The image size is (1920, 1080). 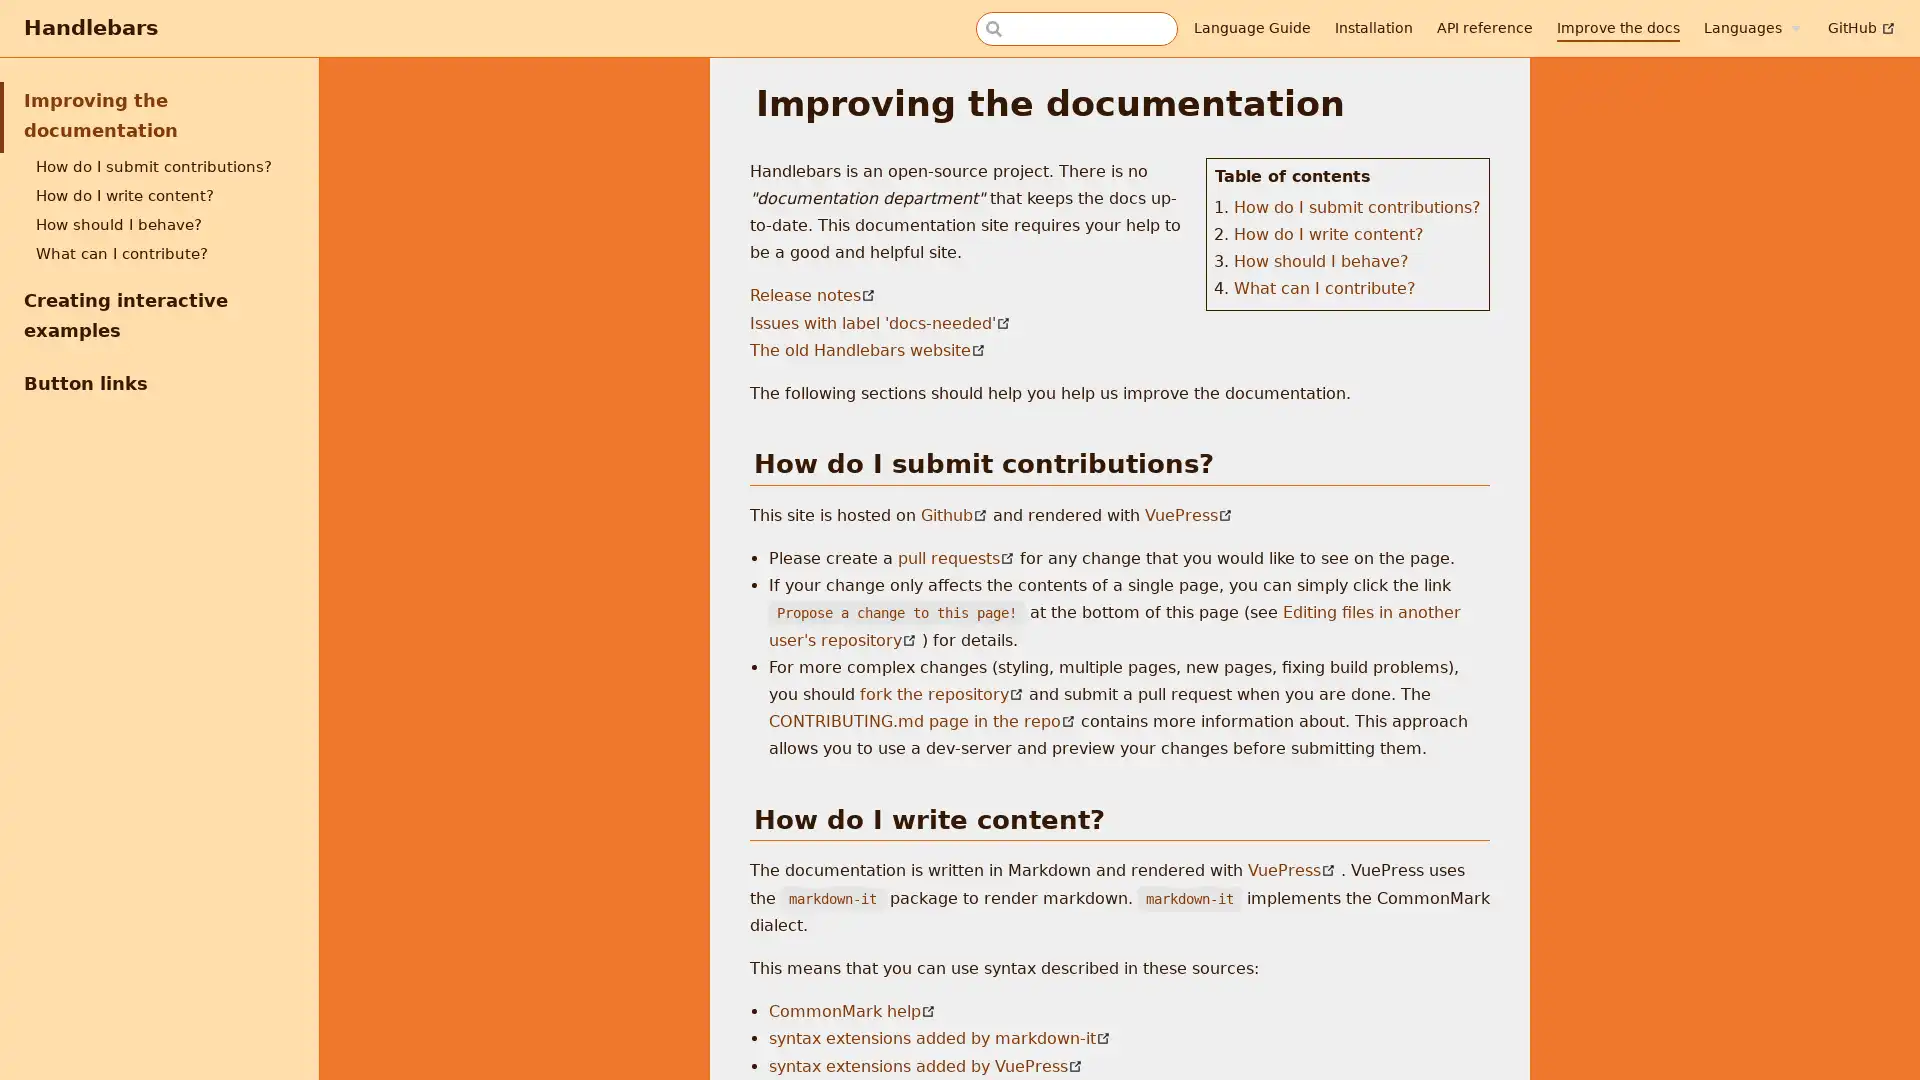 I want to click on Languages, so click(x=1750, y=27).